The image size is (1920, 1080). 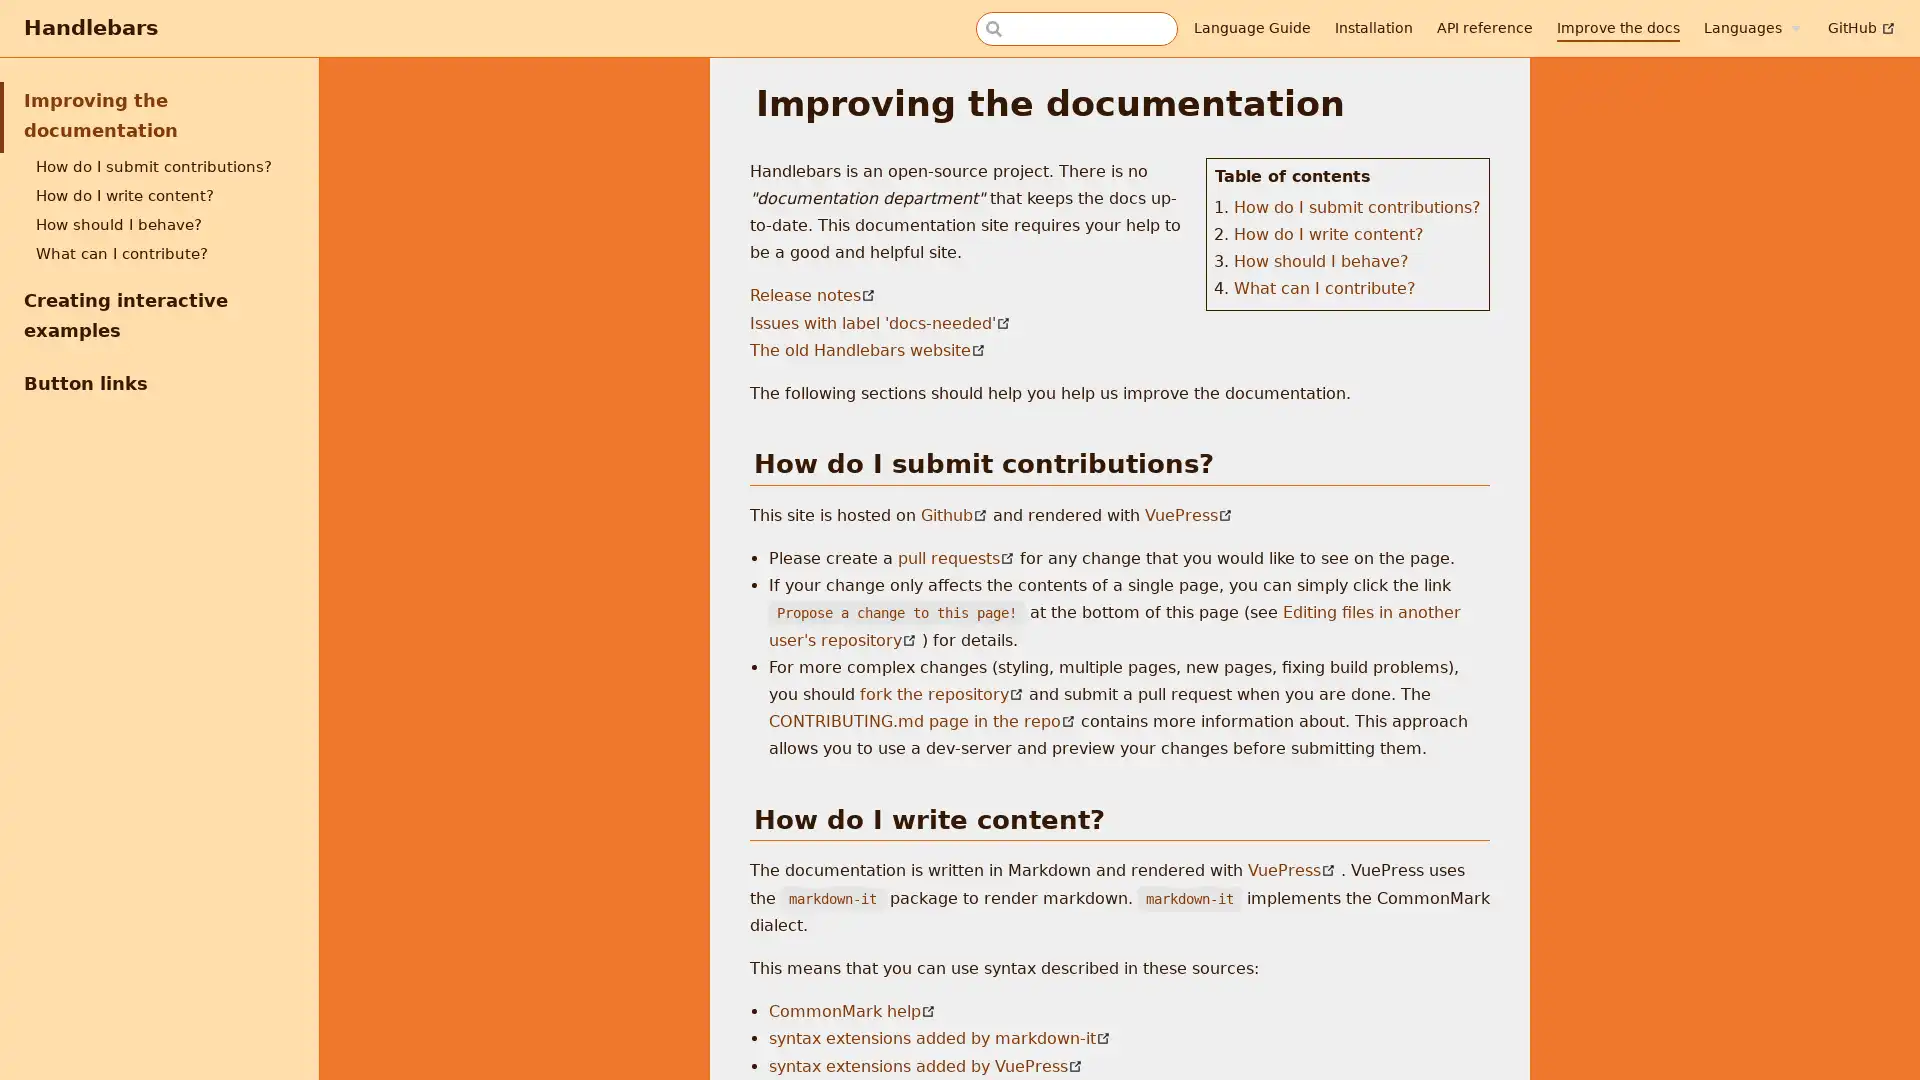 I want to click on Languages, so click(x=1750, y=27).